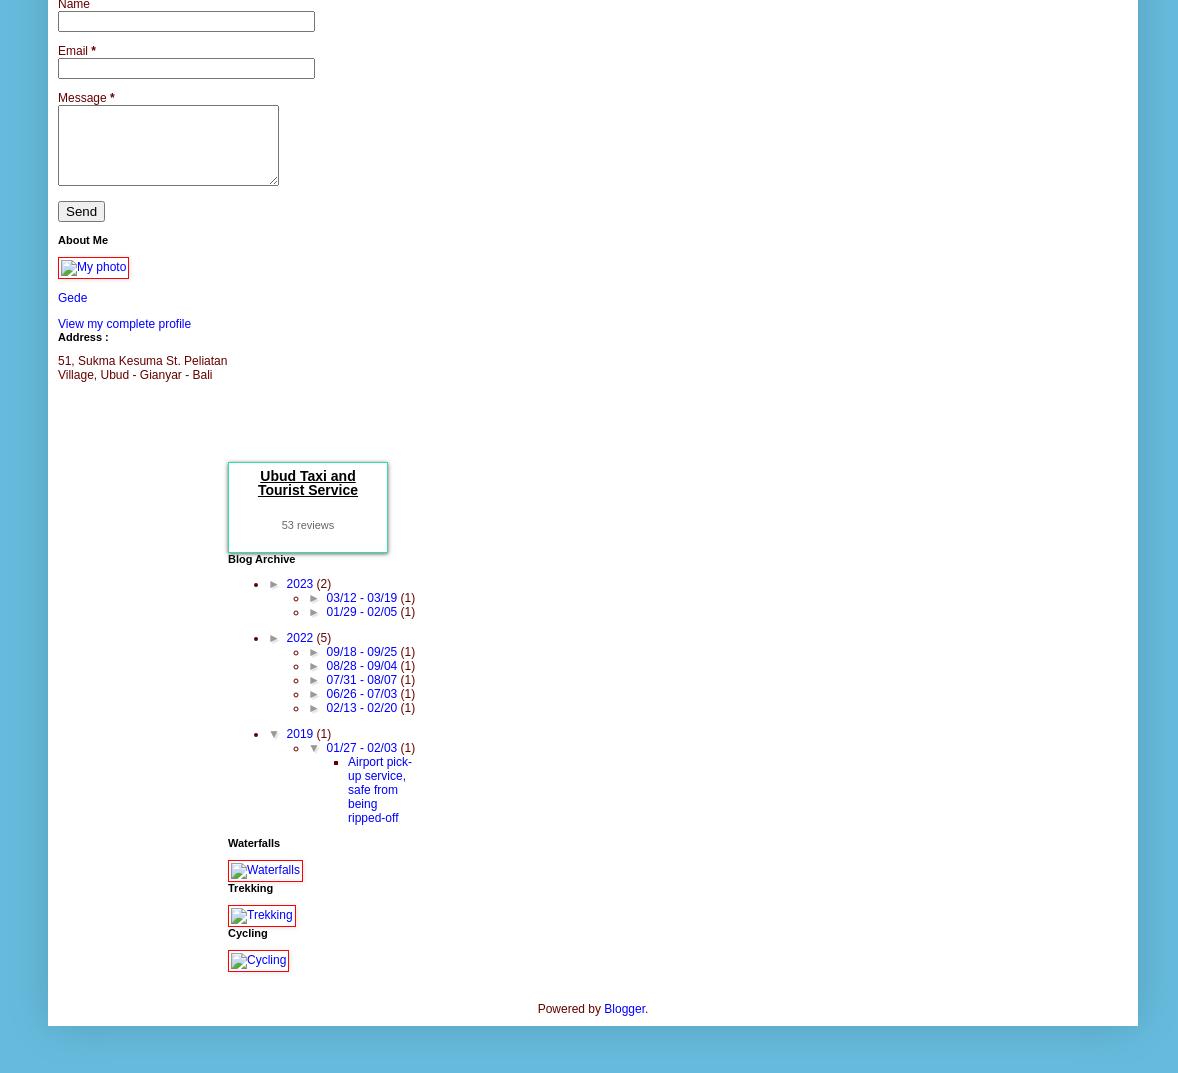 The width and height of the screenshot is (1178, 1073). What do you see at coordinates (82, 335) in the screenshot?
I see `'Address :'` at bounding box center [82, 335].